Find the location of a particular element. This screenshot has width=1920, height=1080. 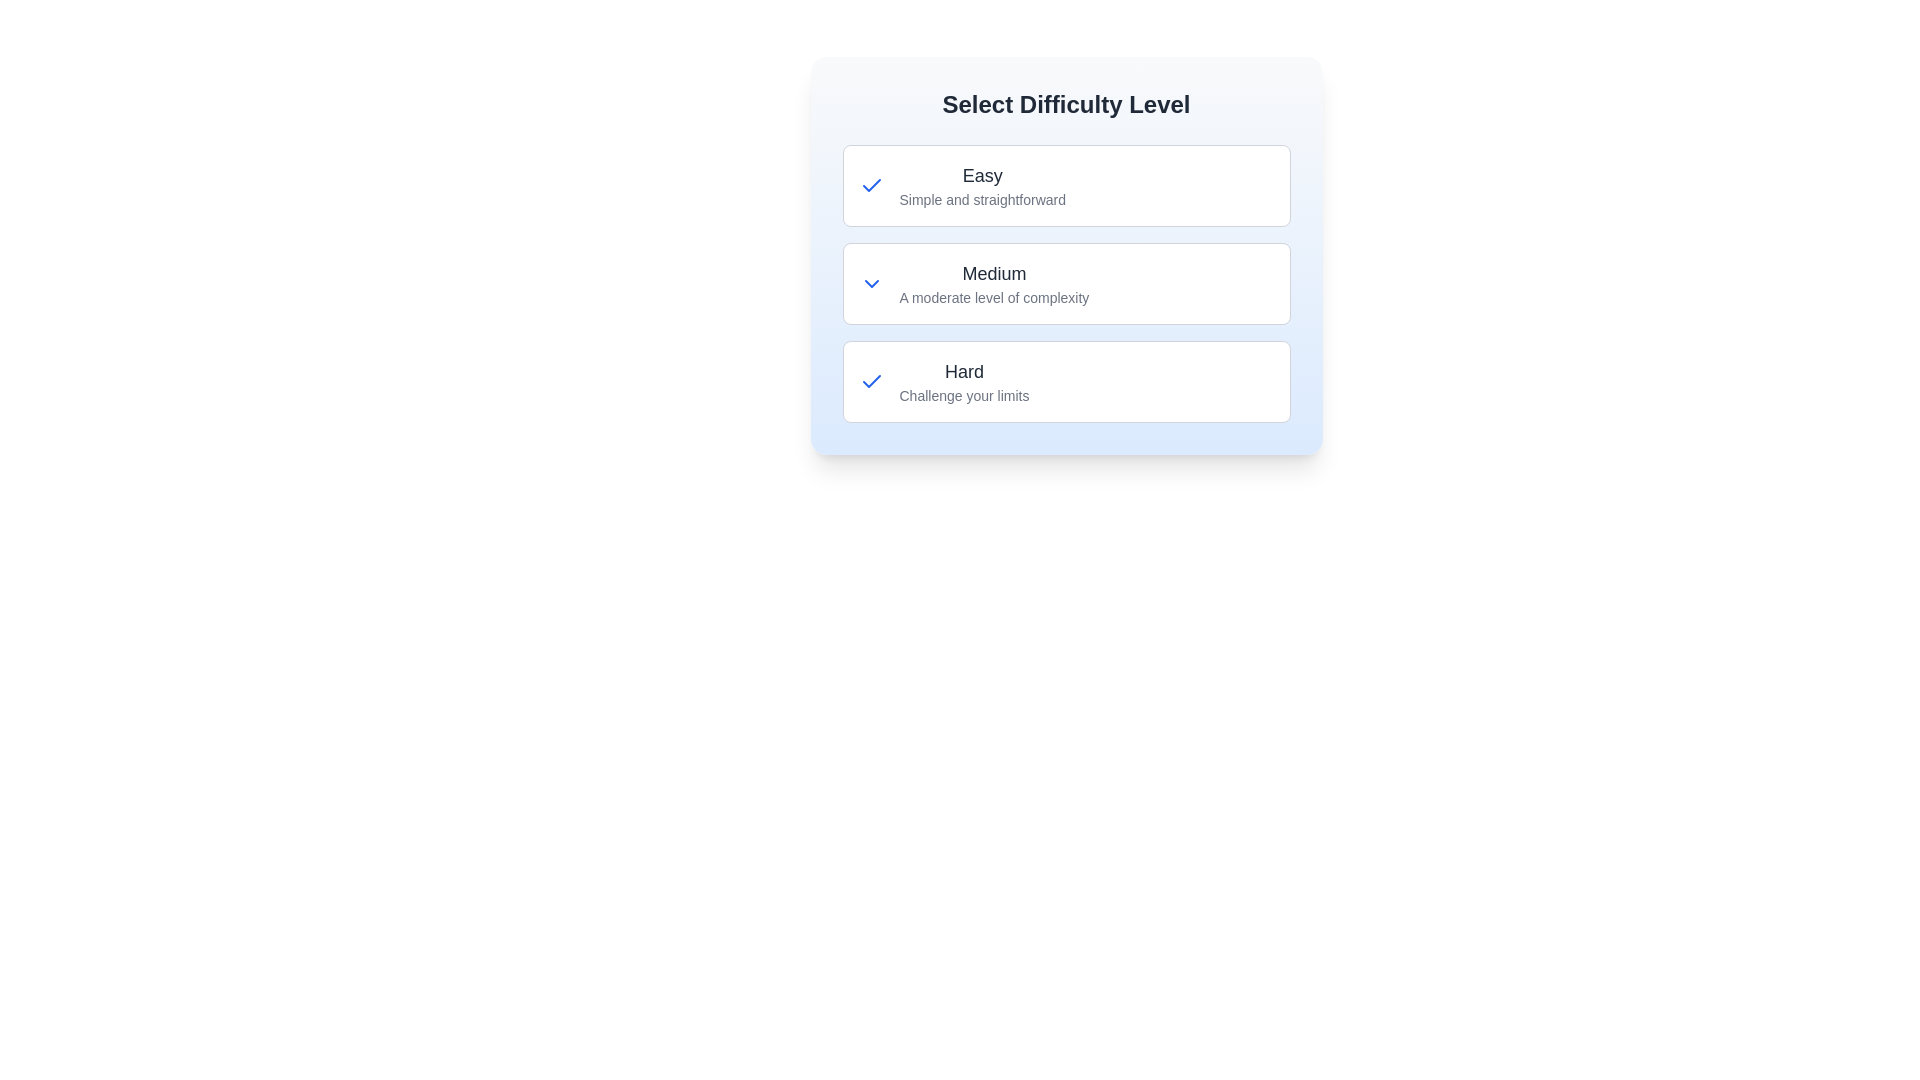

the descriptive subtitle Text label for the 'Easy' difficulty option, which is aligned left beneath the 'Easy' label in the difficulty selection list is located at coordinates (982, 200).